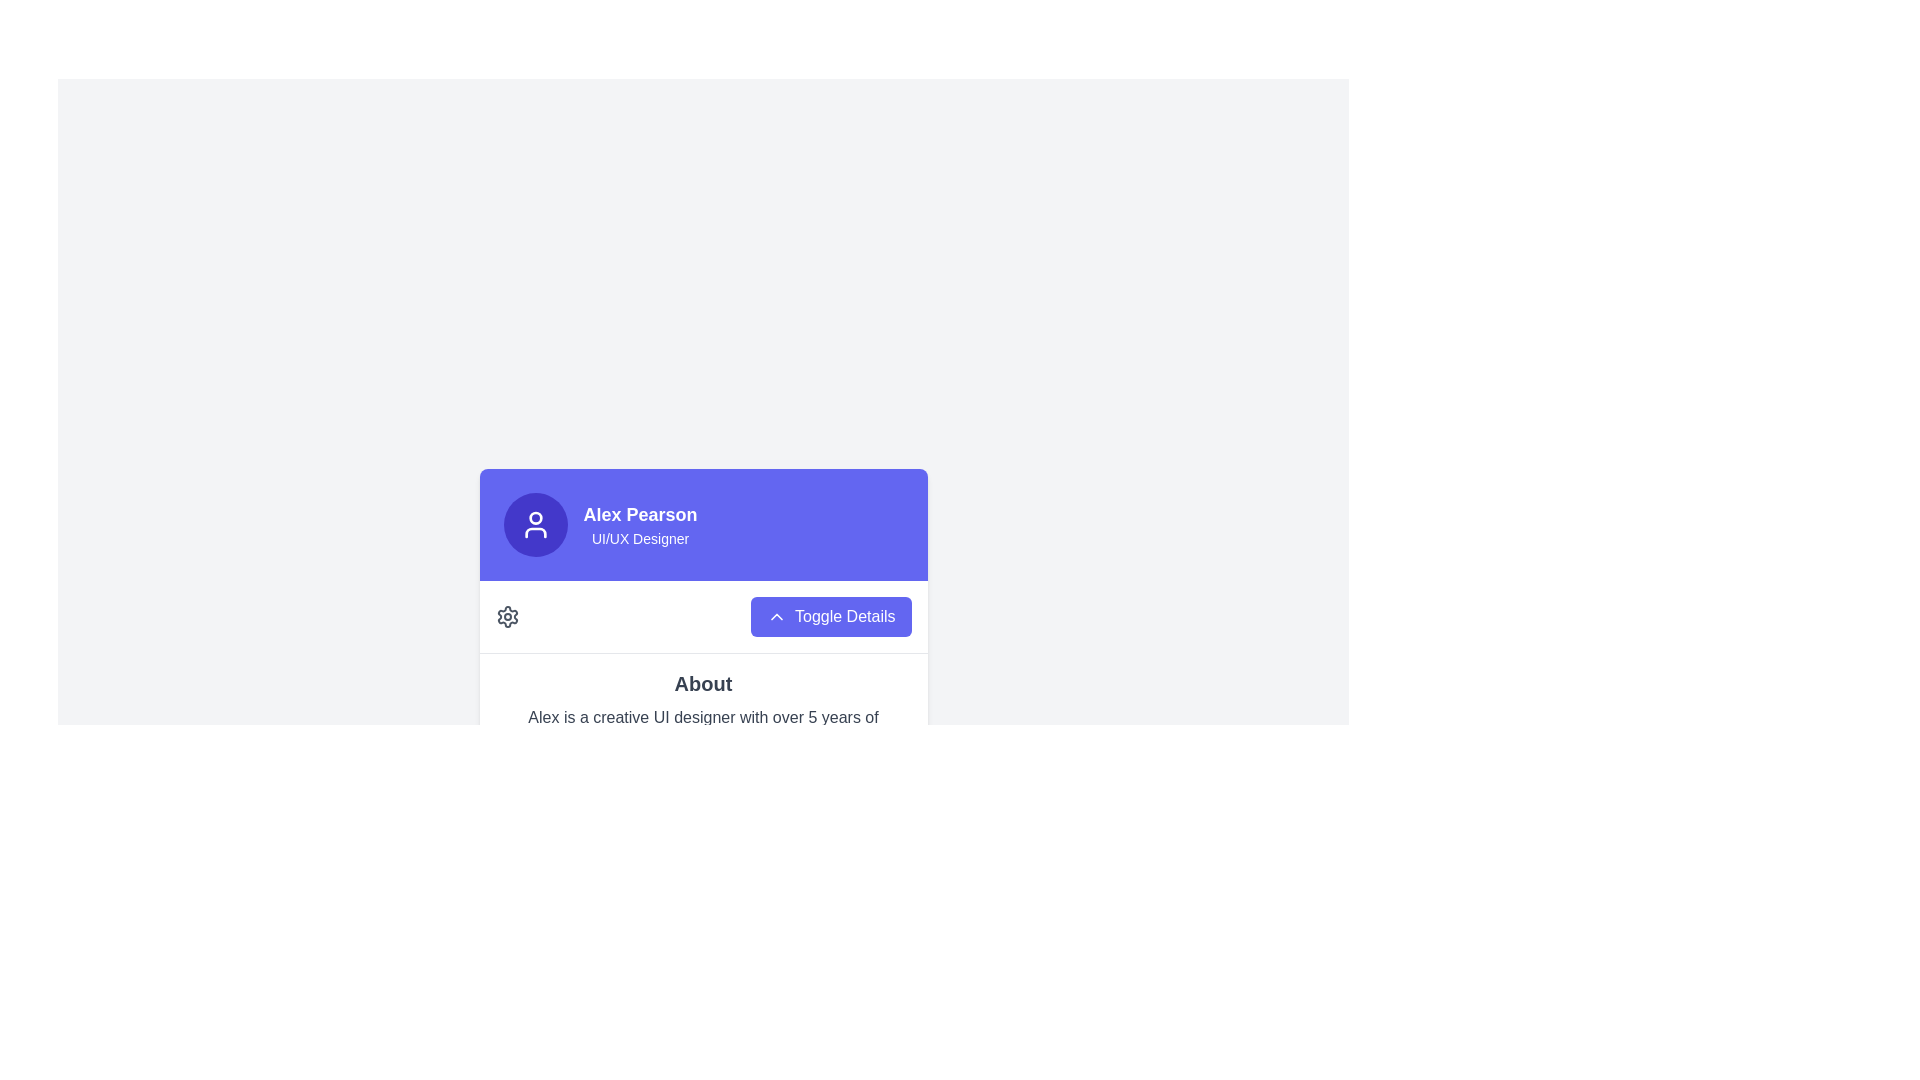  Describe the element at coordinates (776, 615) in the screenshot. I see `the upward-pointing chevron icon located to the left of the 'Toggle Details' text within the button` at that location.